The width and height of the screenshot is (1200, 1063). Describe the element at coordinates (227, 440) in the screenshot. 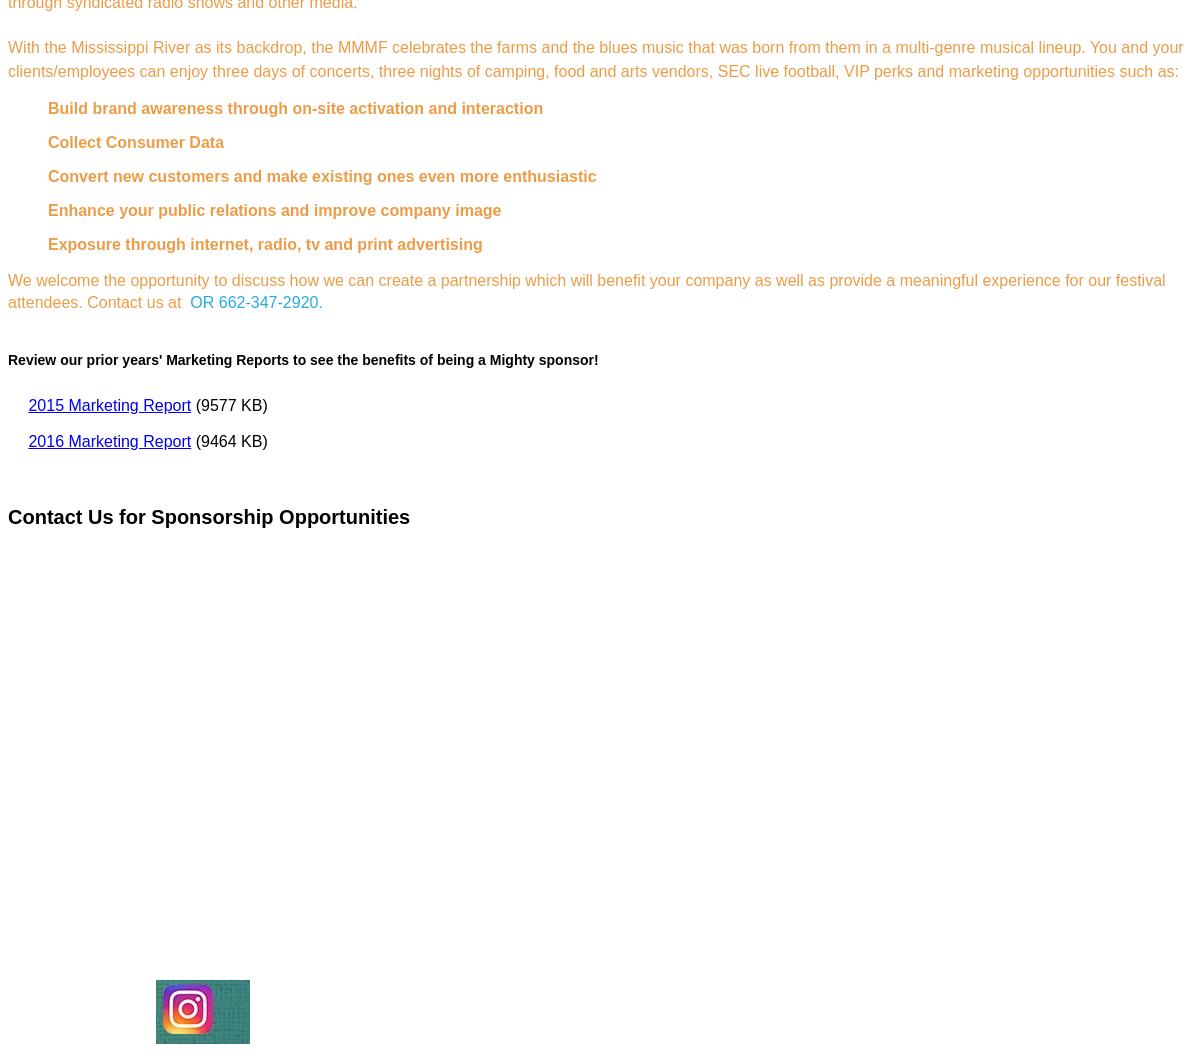

I see `'(9464 KB)'` at that location.